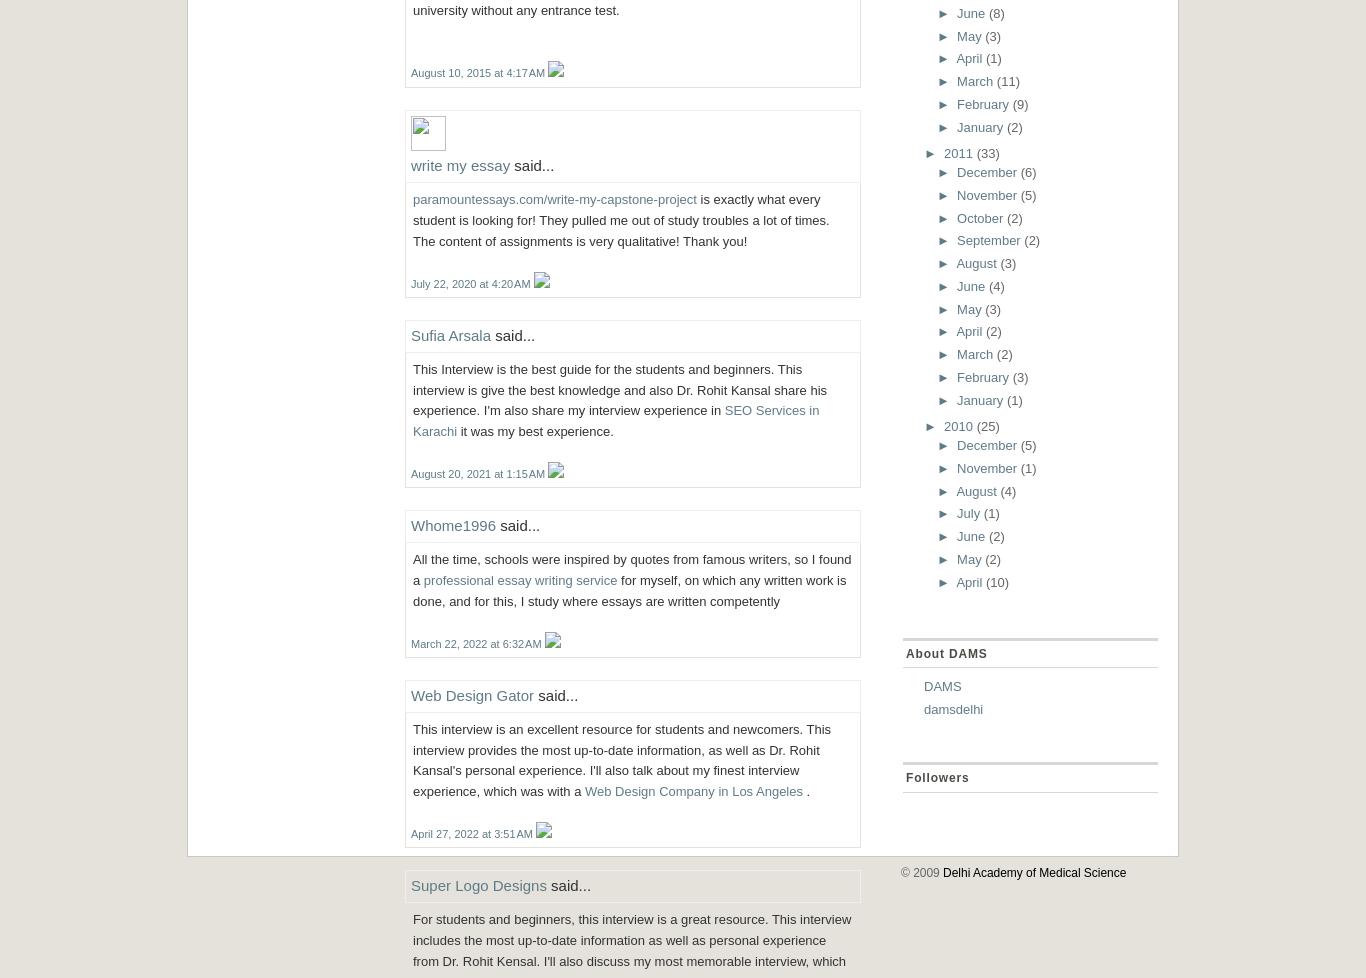 This screenshot has width=1366, height=978. What do you see at coordinates (410, 72) in the screenshot?
I see `'August 10, 2015 at 4:17 AM'` at bounding box center [410, 72].